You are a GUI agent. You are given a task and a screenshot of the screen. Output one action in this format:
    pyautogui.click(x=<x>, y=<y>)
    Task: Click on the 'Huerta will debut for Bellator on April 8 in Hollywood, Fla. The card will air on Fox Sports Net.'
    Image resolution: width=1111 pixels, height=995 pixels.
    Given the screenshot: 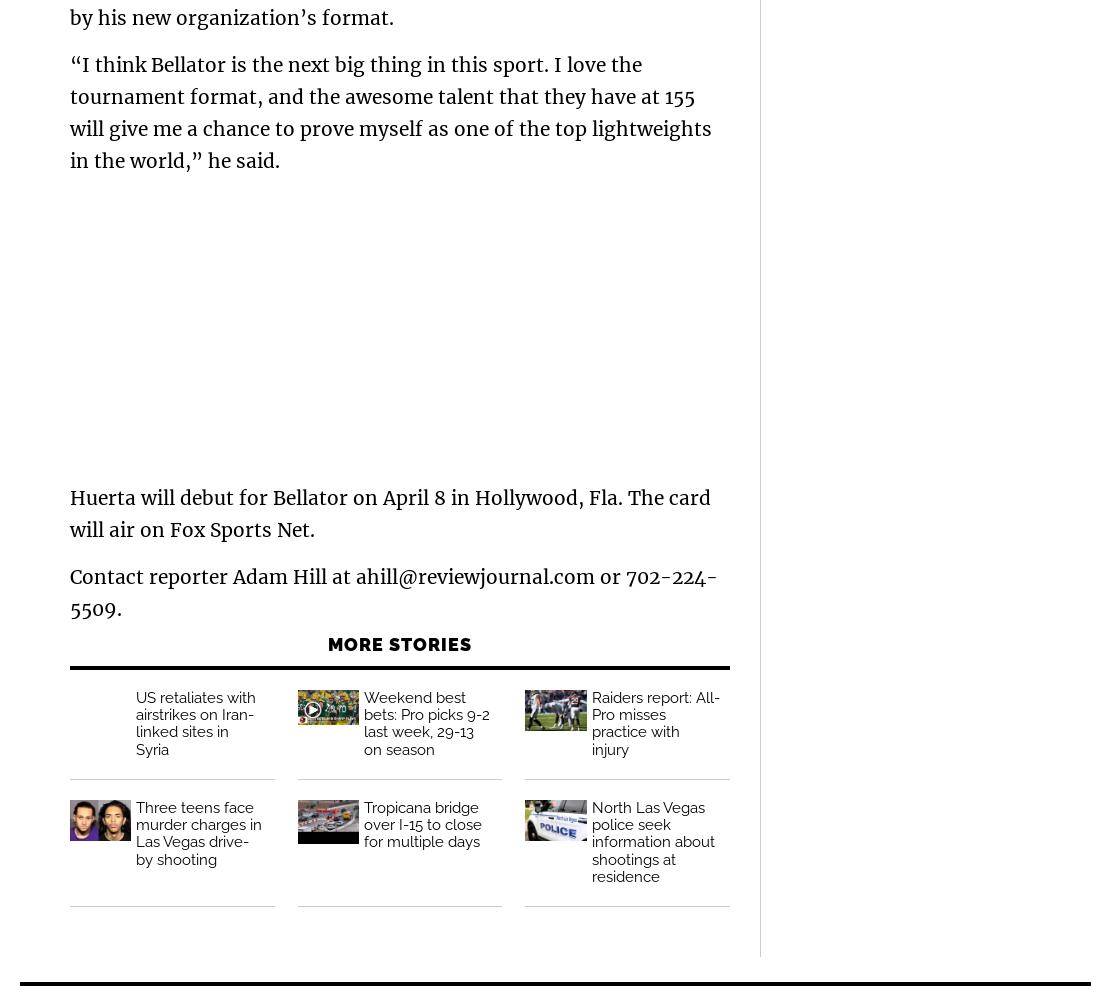 What is the action you would take?
    pyautogui.click(x=390, y=513)
    